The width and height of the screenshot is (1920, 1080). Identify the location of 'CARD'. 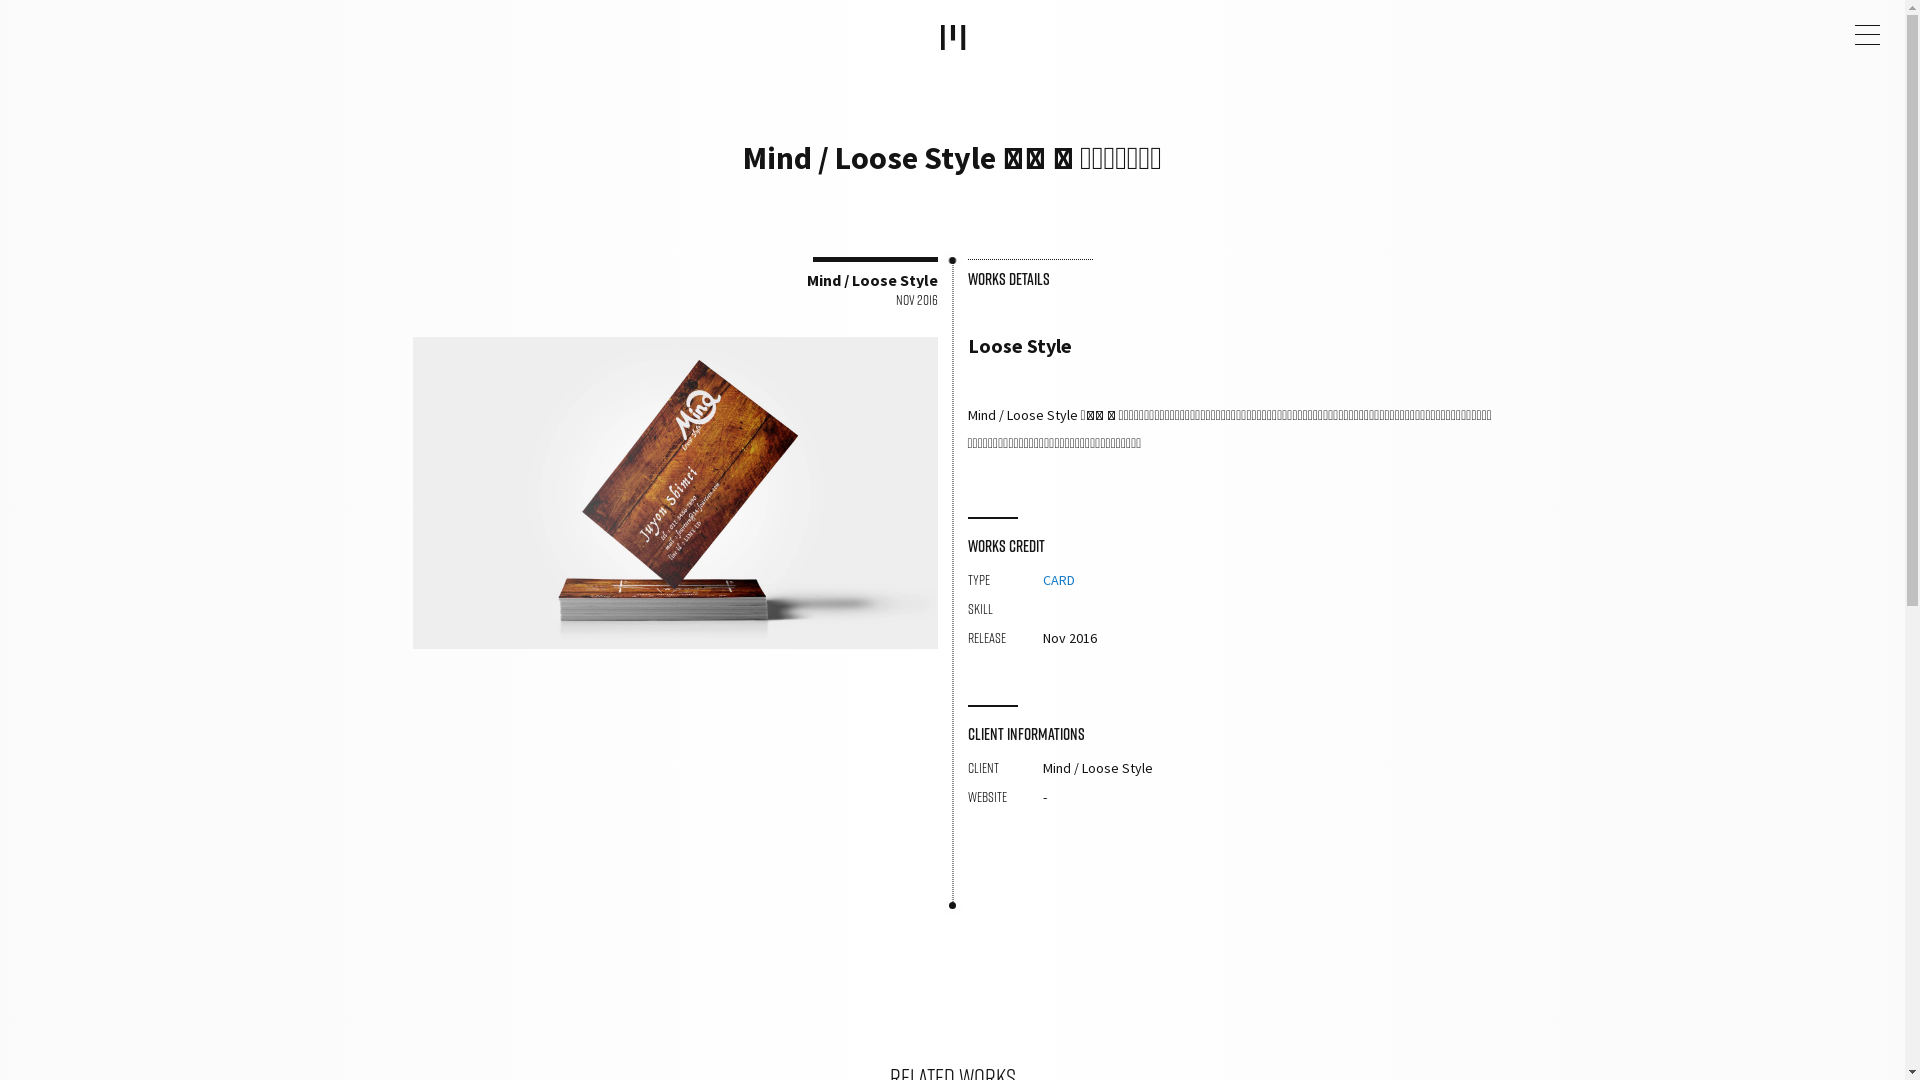
(1056, 579).